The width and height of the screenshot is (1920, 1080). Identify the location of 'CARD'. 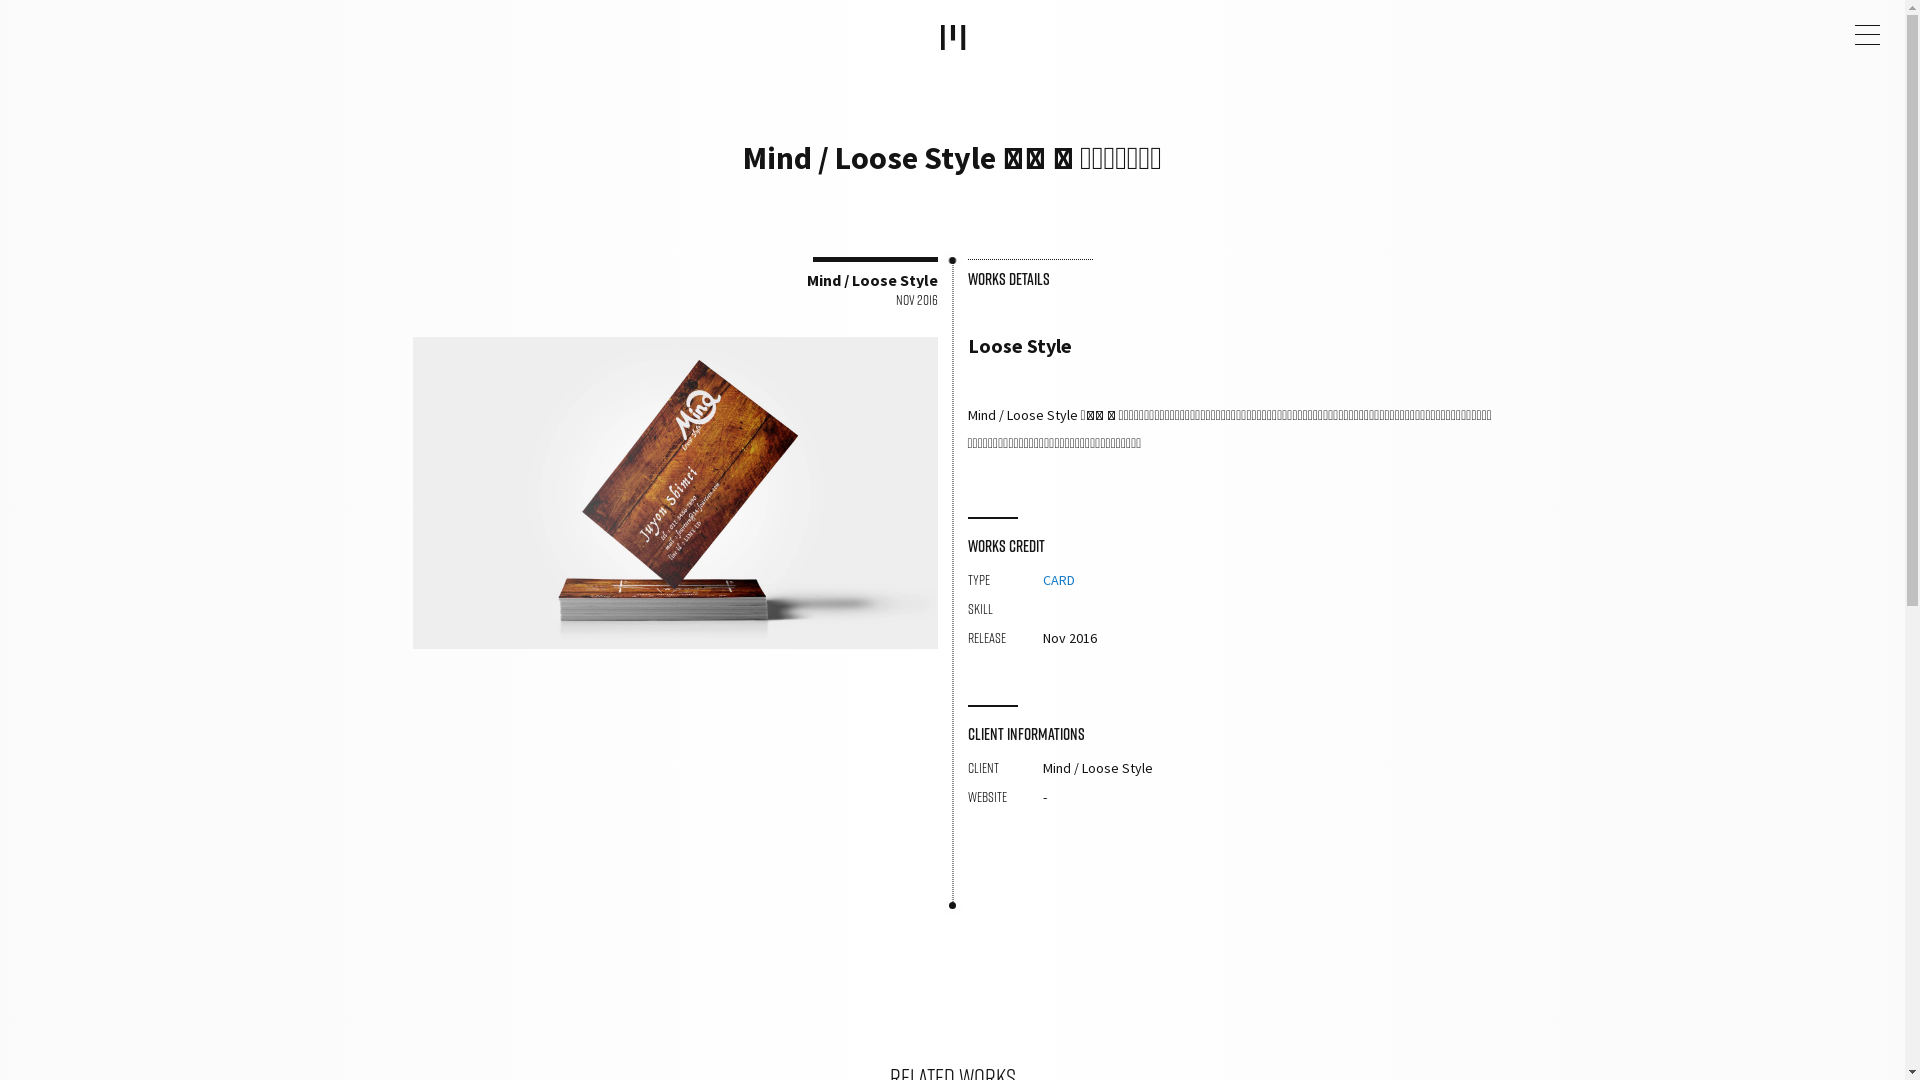
(1056, 579).